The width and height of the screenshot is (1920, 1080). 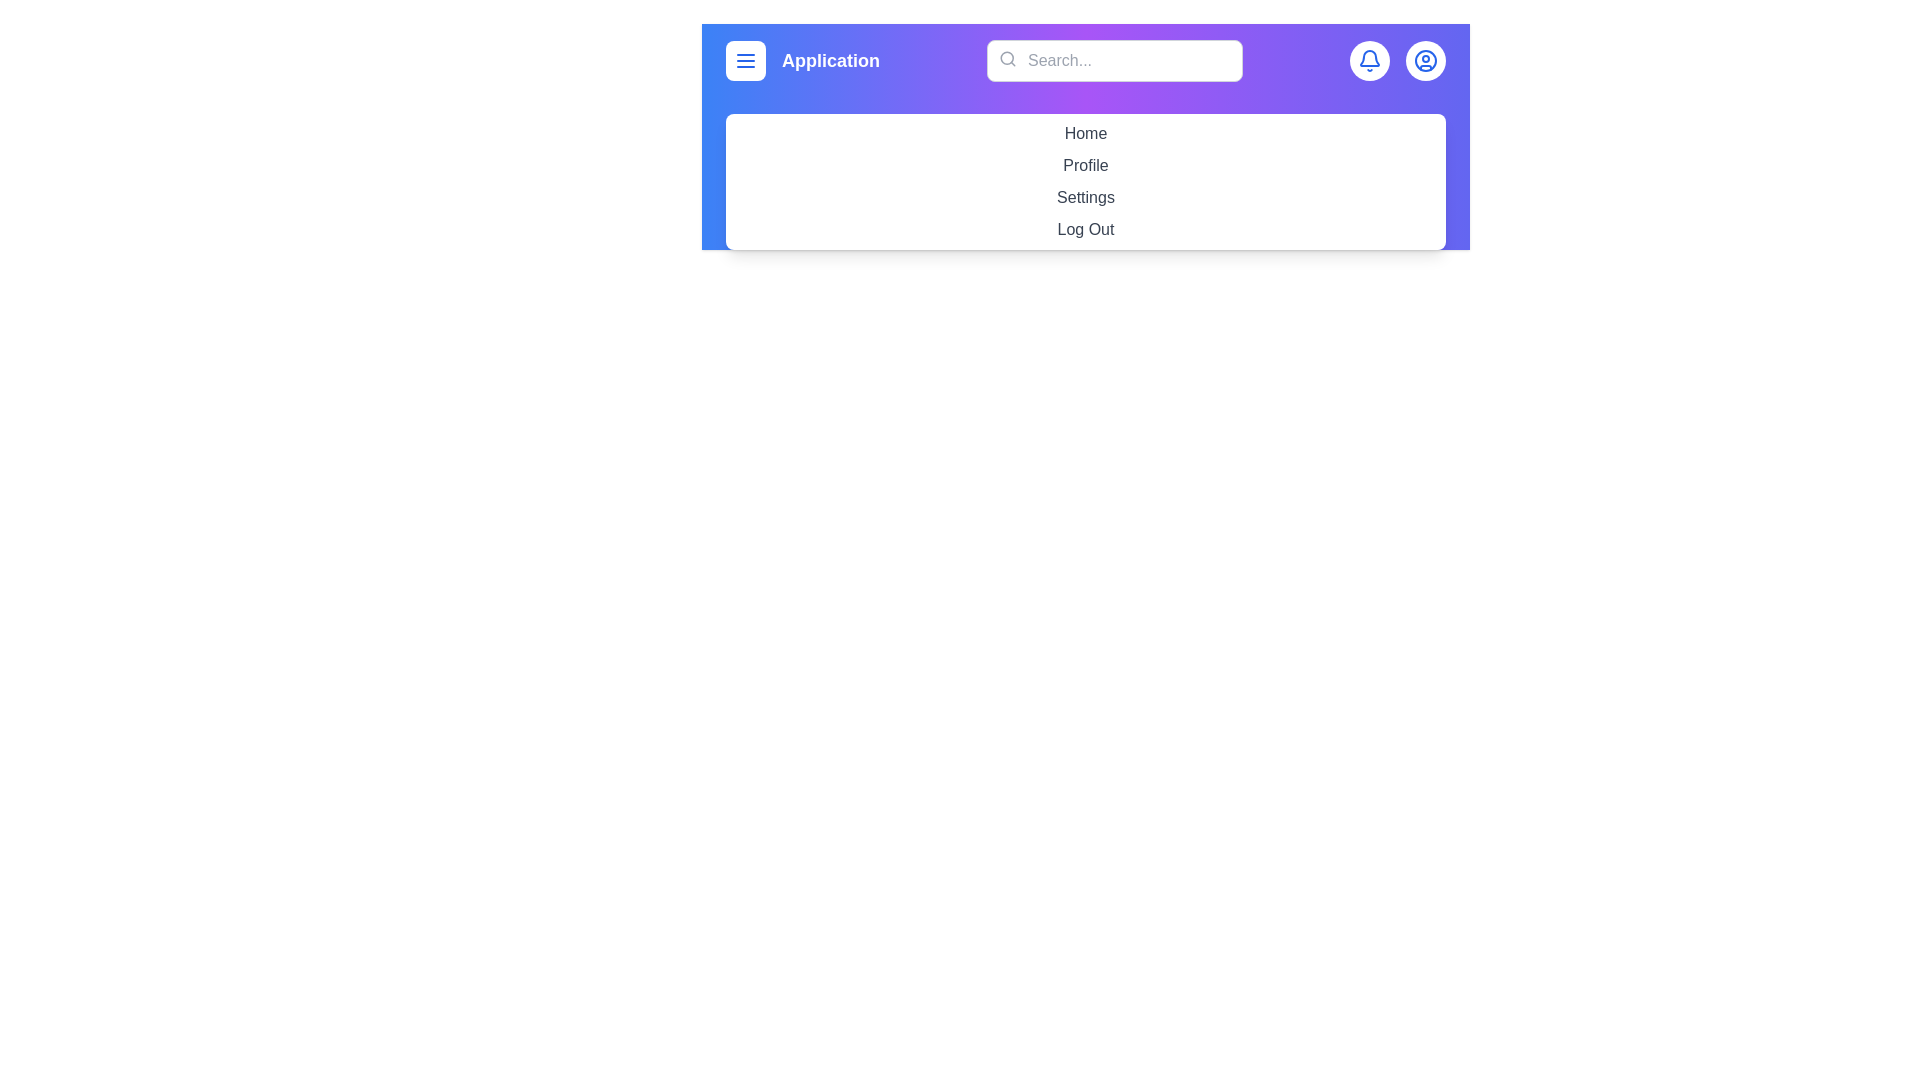 I want to click on the user icon to access user profile options, so click(x=1424, y=60).